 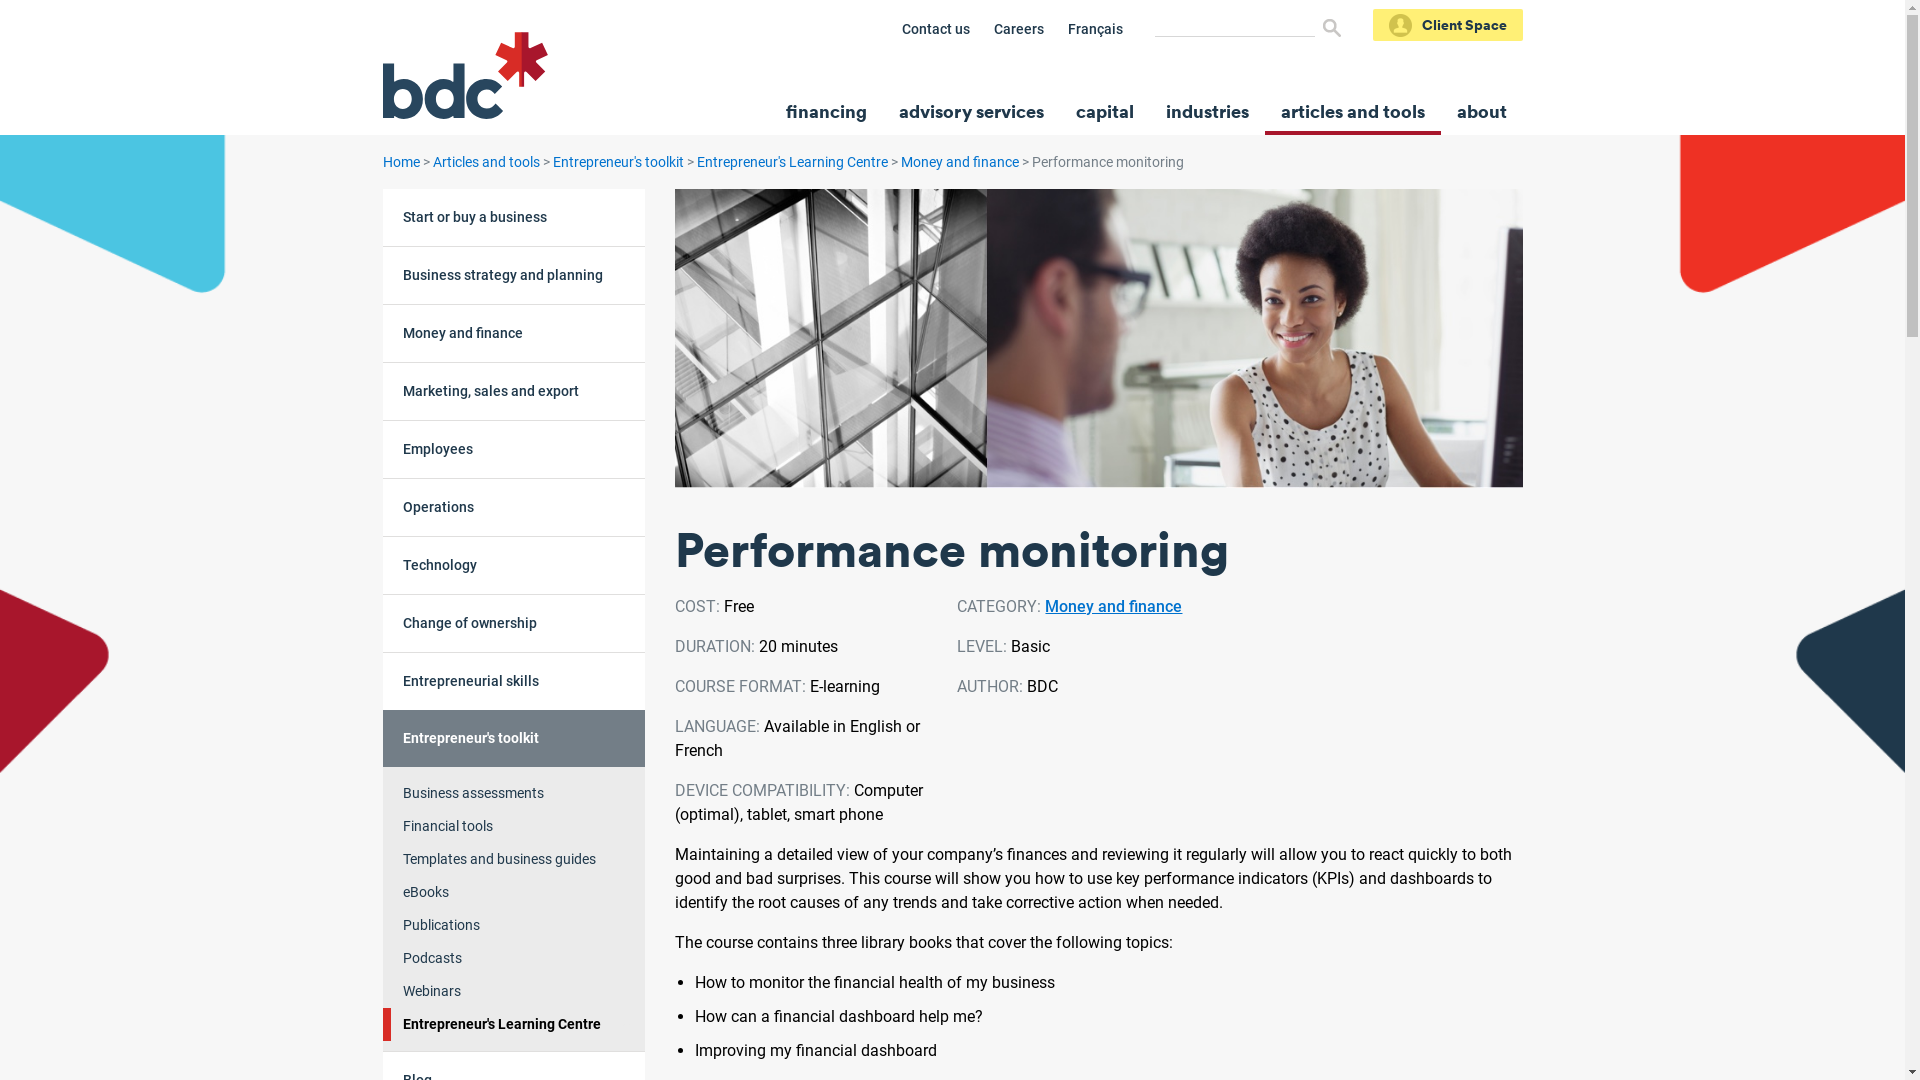 I want to click on 'Articles and tools', so click(x=485, y=161).